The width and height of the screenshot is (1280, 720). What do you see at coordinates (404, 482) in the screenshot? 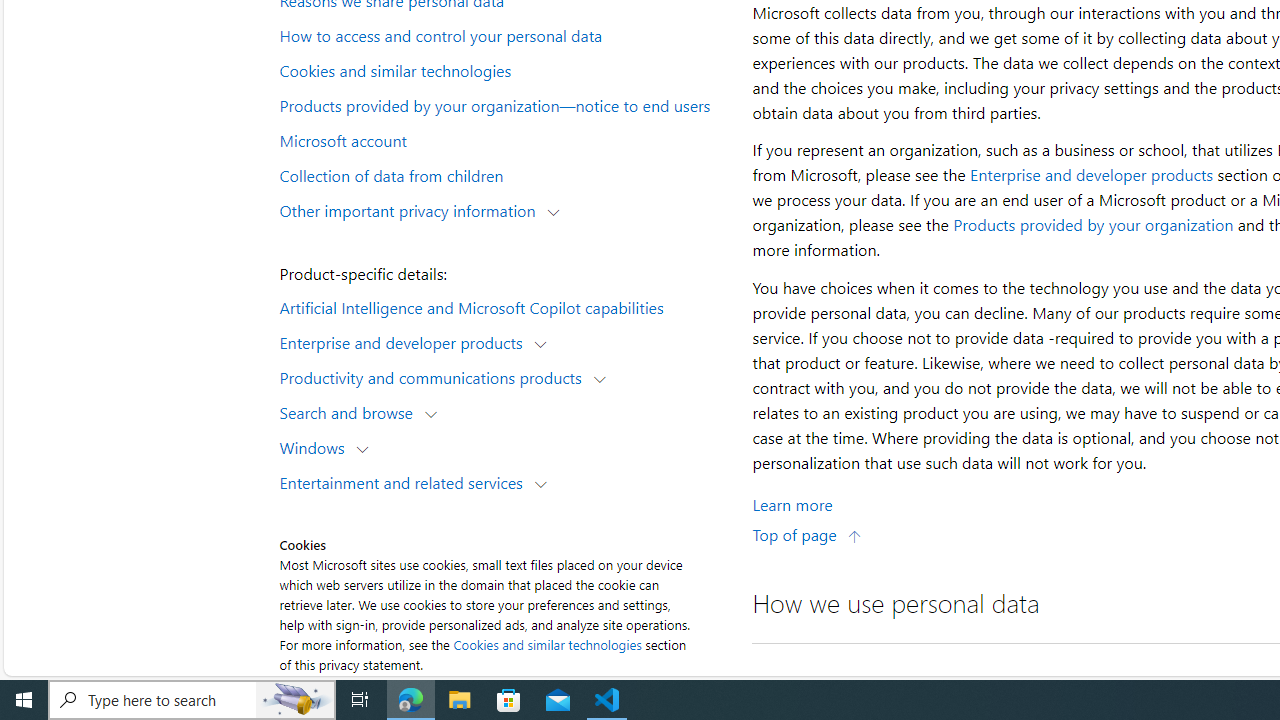
I see `'Entertainment and related services'` at bounding box center [404, 482].